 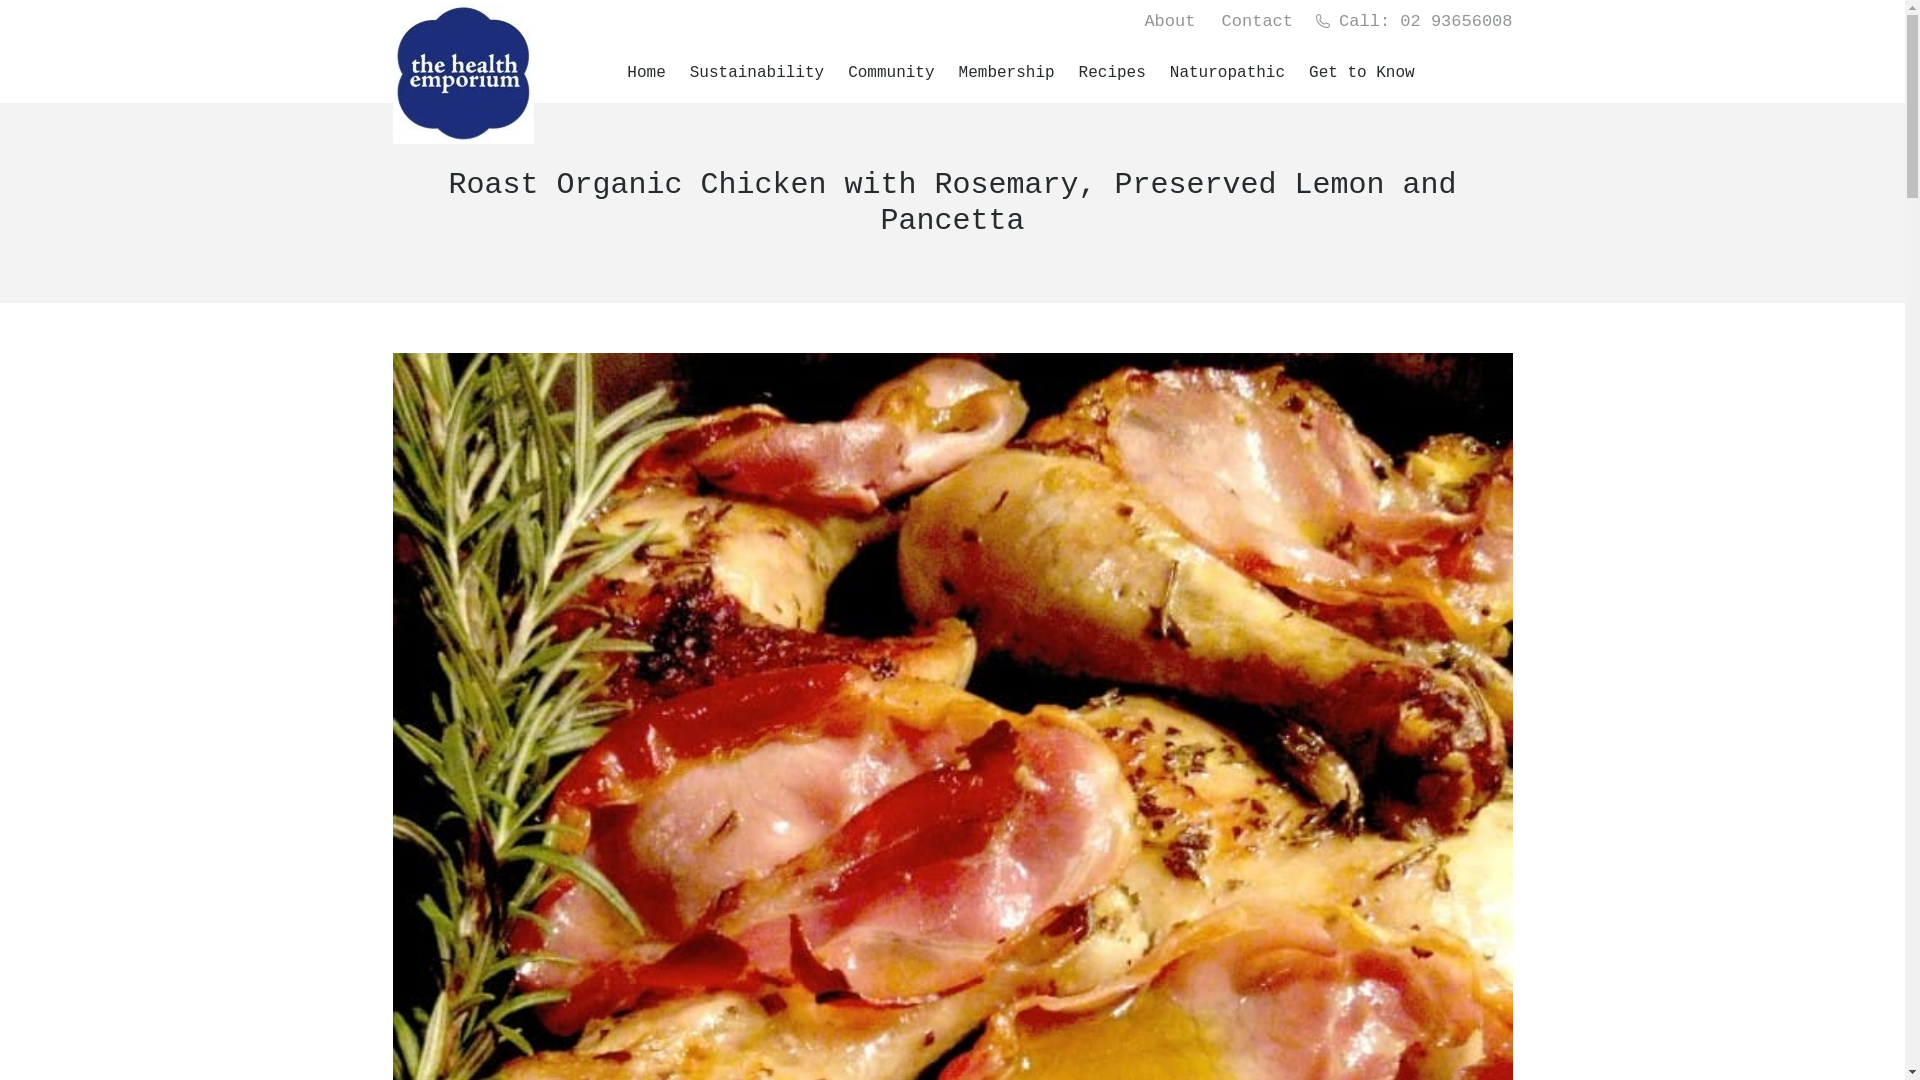 I want to click on 'Naturopathic', so click(x=1228, y=72).